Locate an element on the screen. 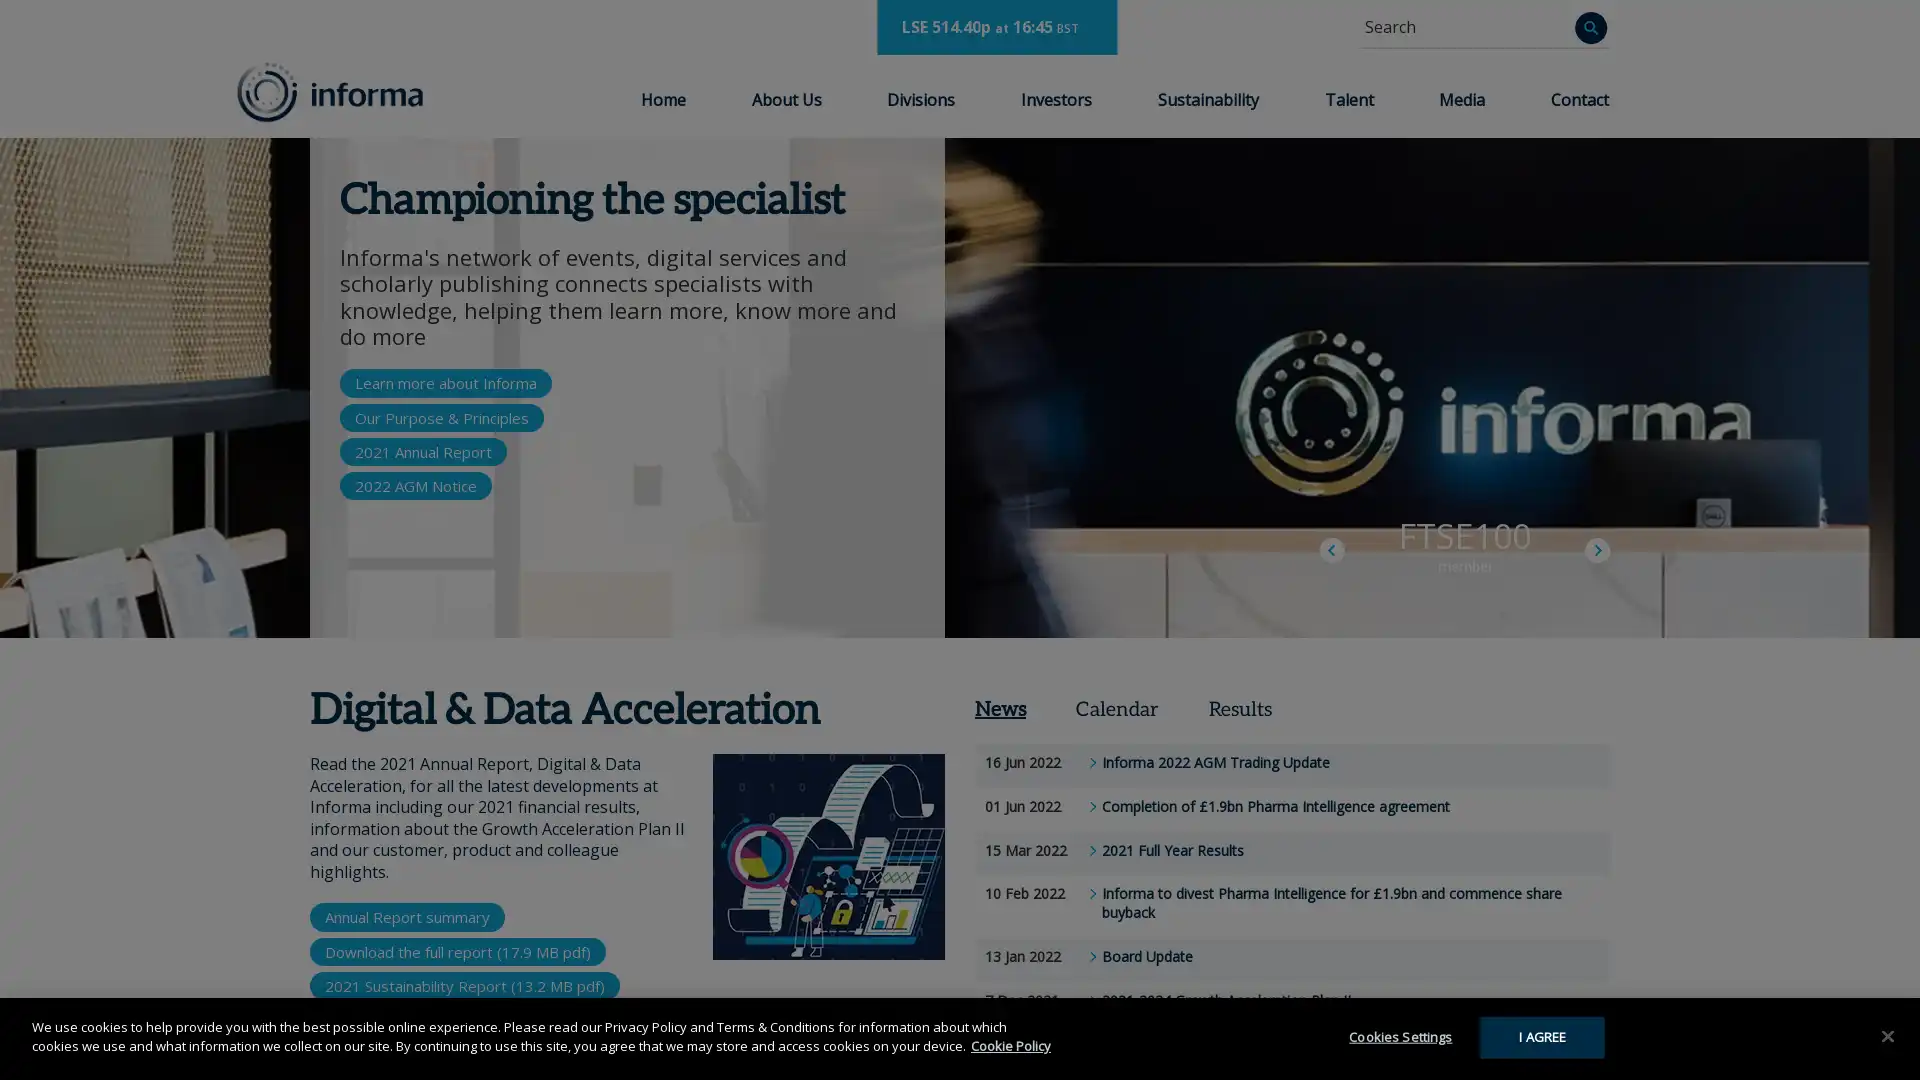  Search is located at coordinates (1590, 28).